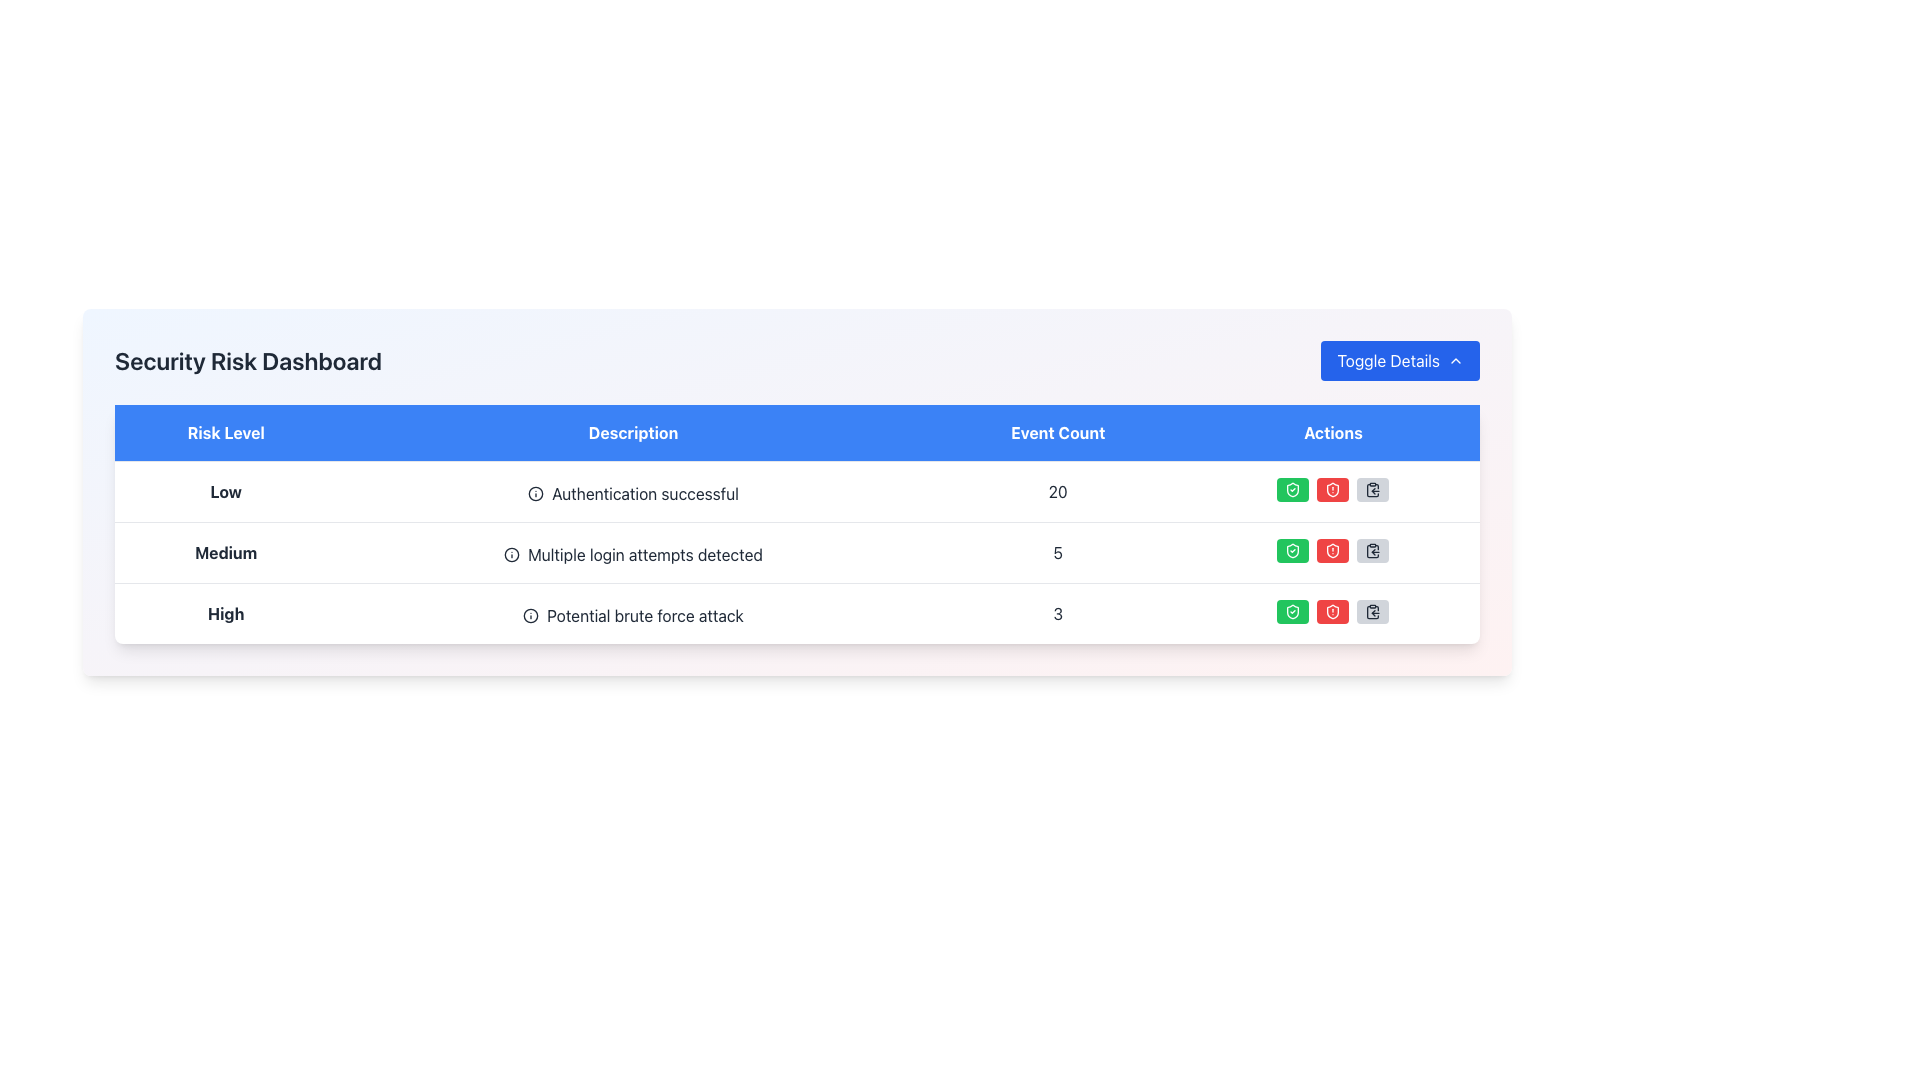 The height and width of the screenshot is (1080, 1920). What do you see at coordinates (226, 552) in the screenshot?
I see `the 'Medium' risk level text label located in the second row of the table under the 'Risk Level' column in the dashboard` at bounding box center [226, 552].